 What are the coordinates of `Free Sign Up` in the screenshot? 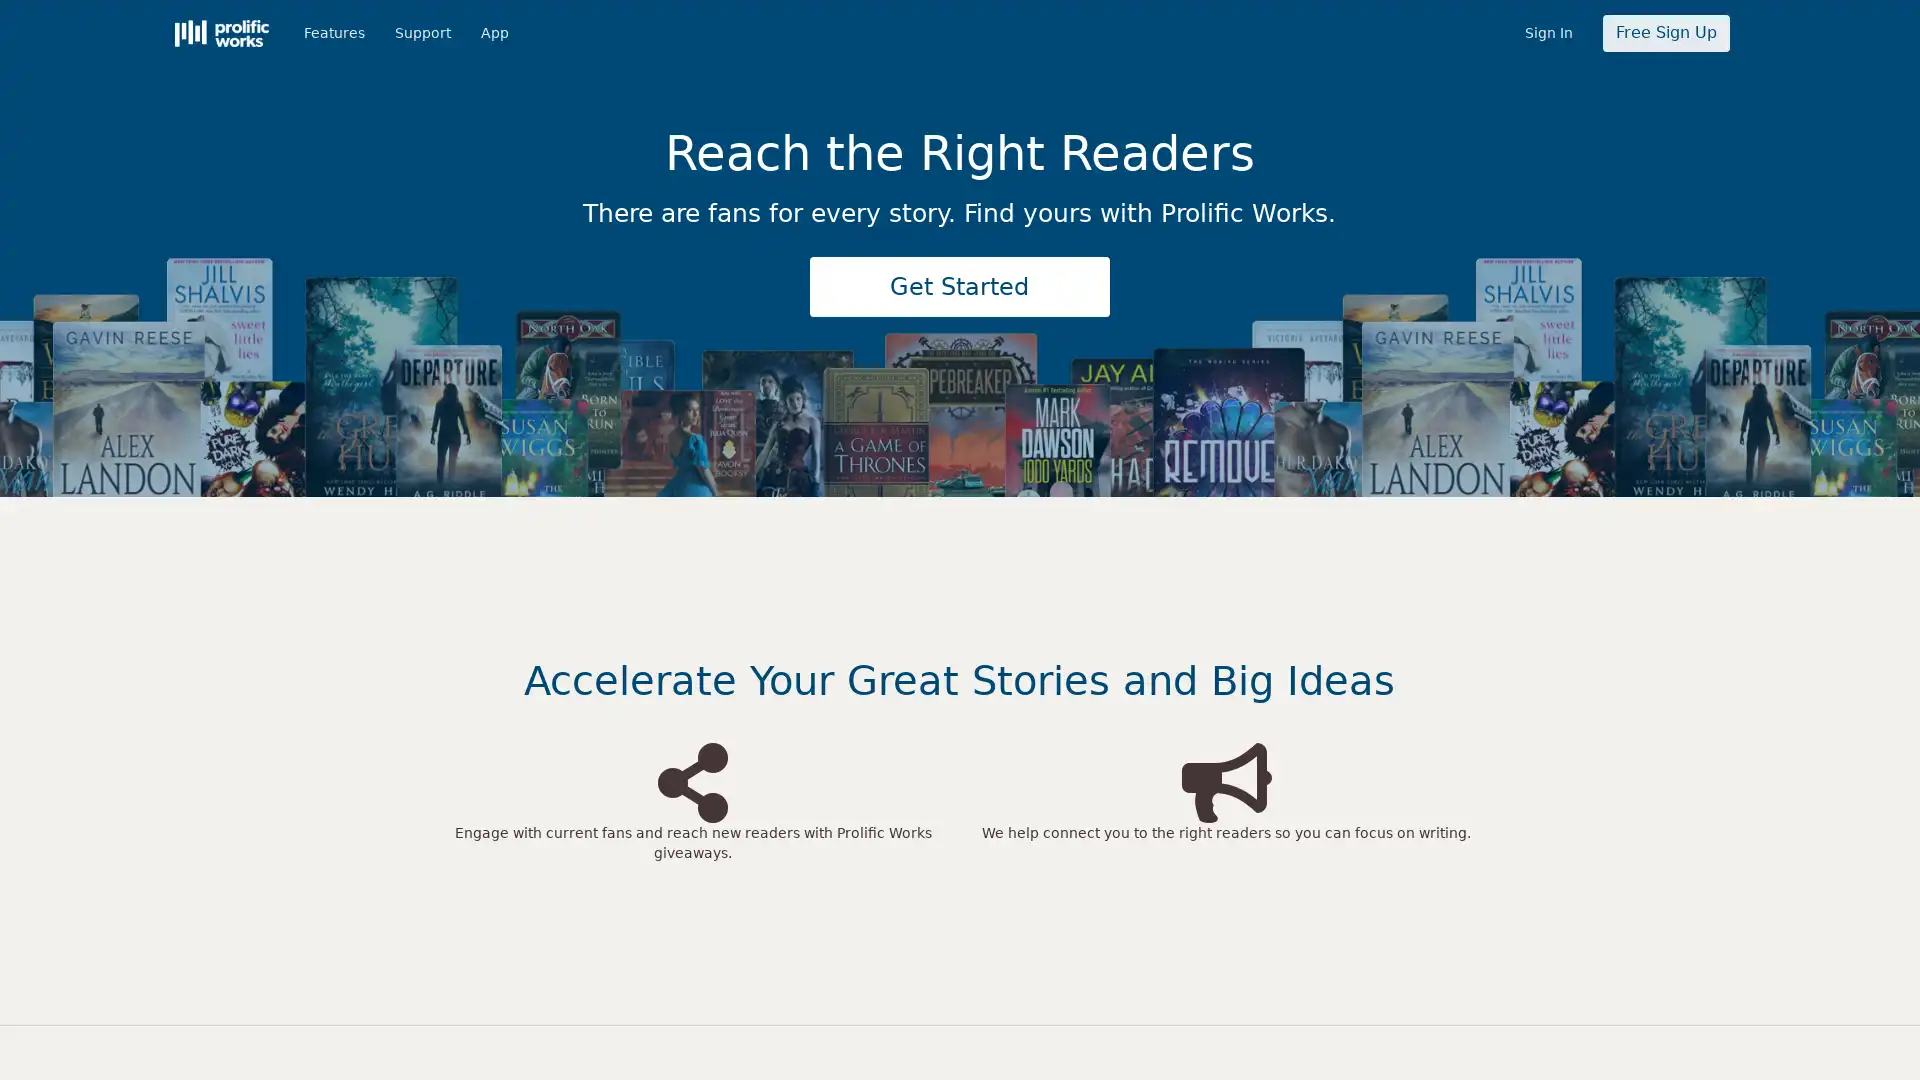 It's located at (1665, 33).